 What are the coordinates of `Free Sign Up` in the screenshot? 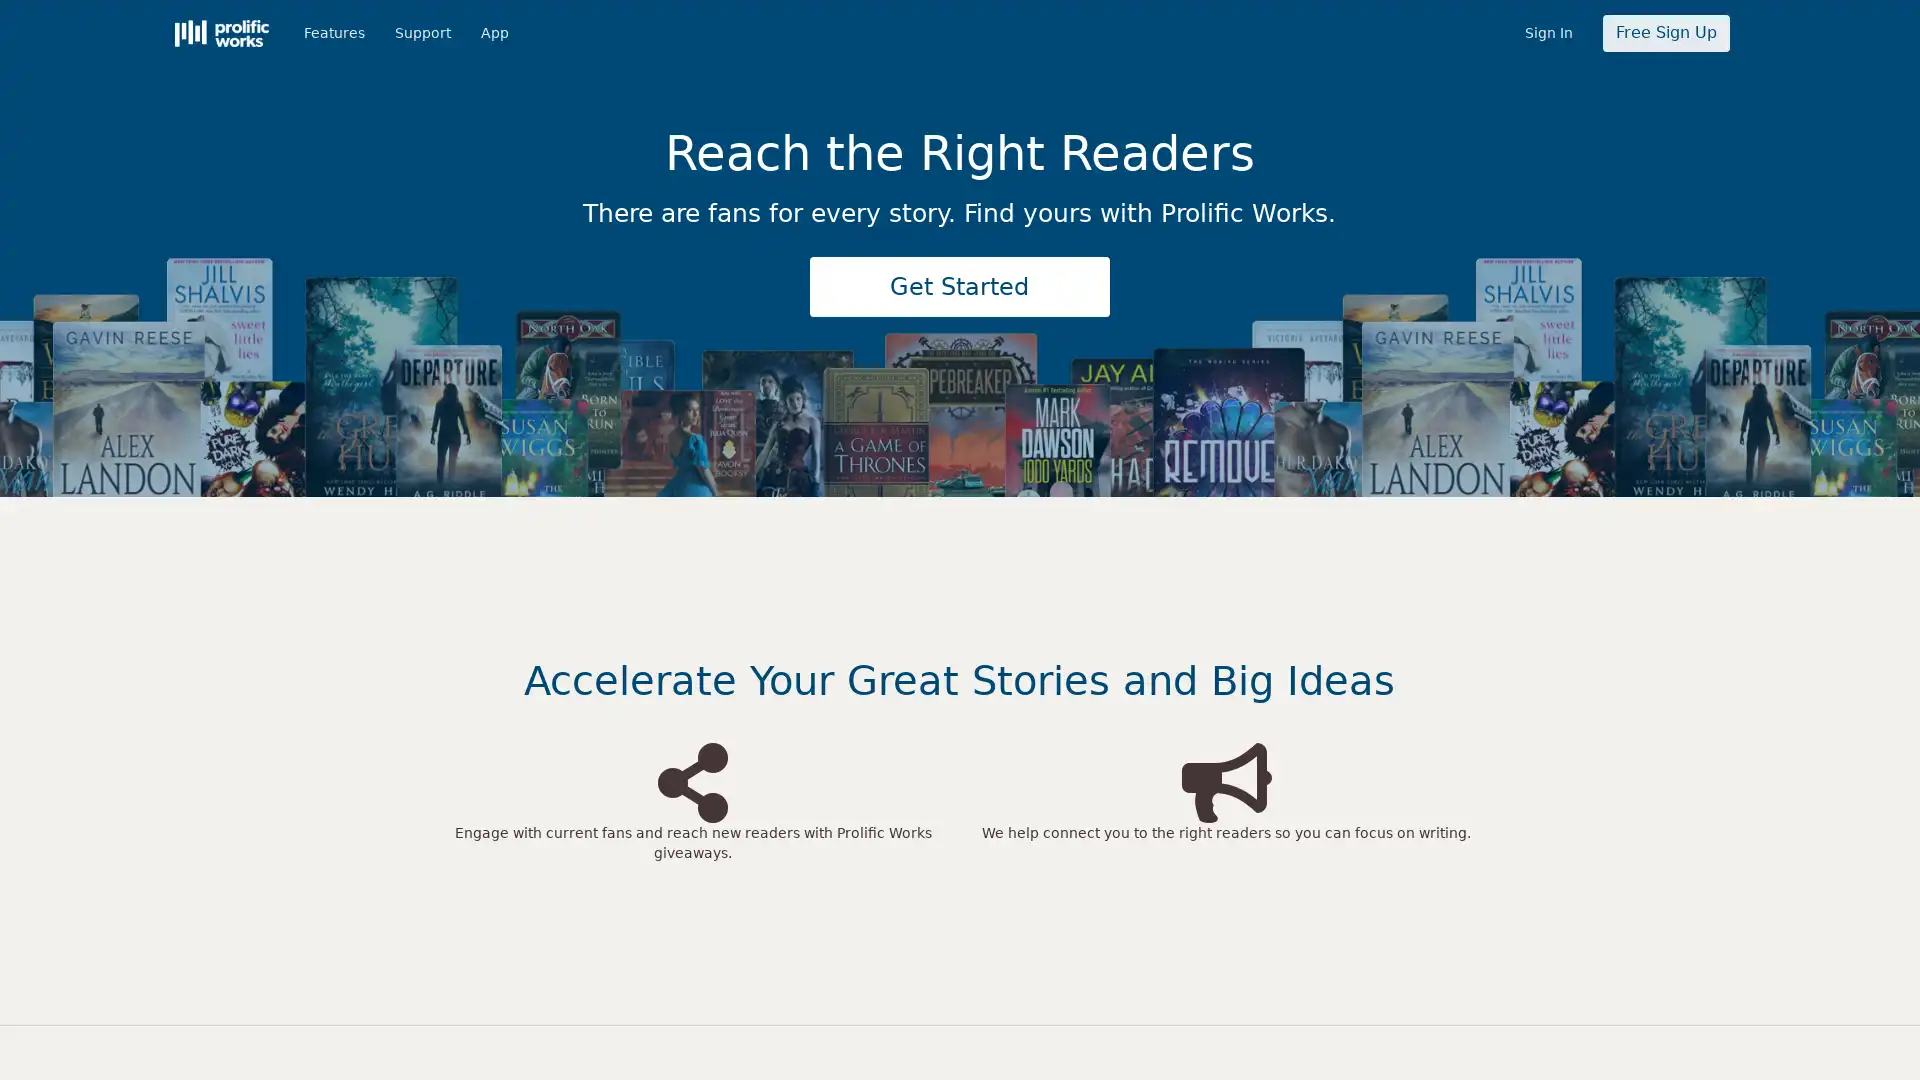 It's located at (1665, 33).